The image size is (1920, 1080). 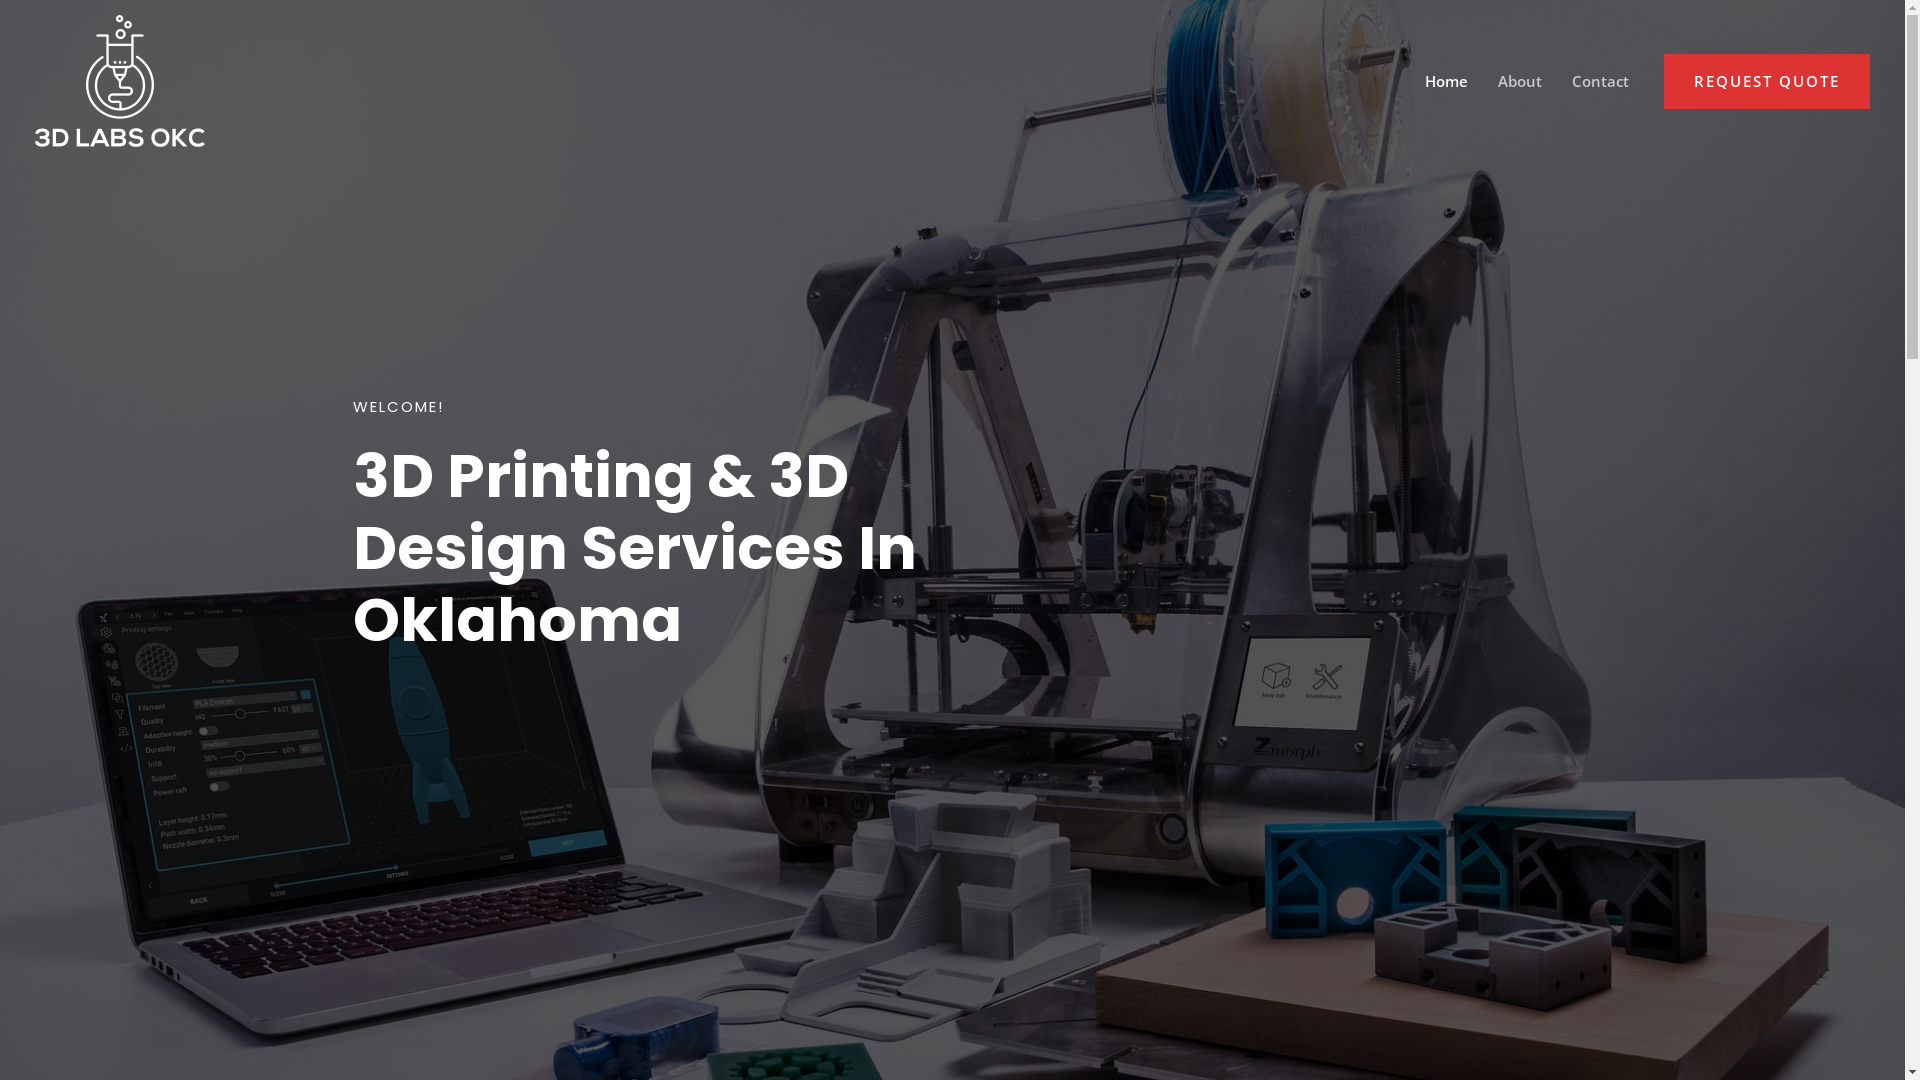 I want to click on 'Contact', so click(x=1555, y=80).